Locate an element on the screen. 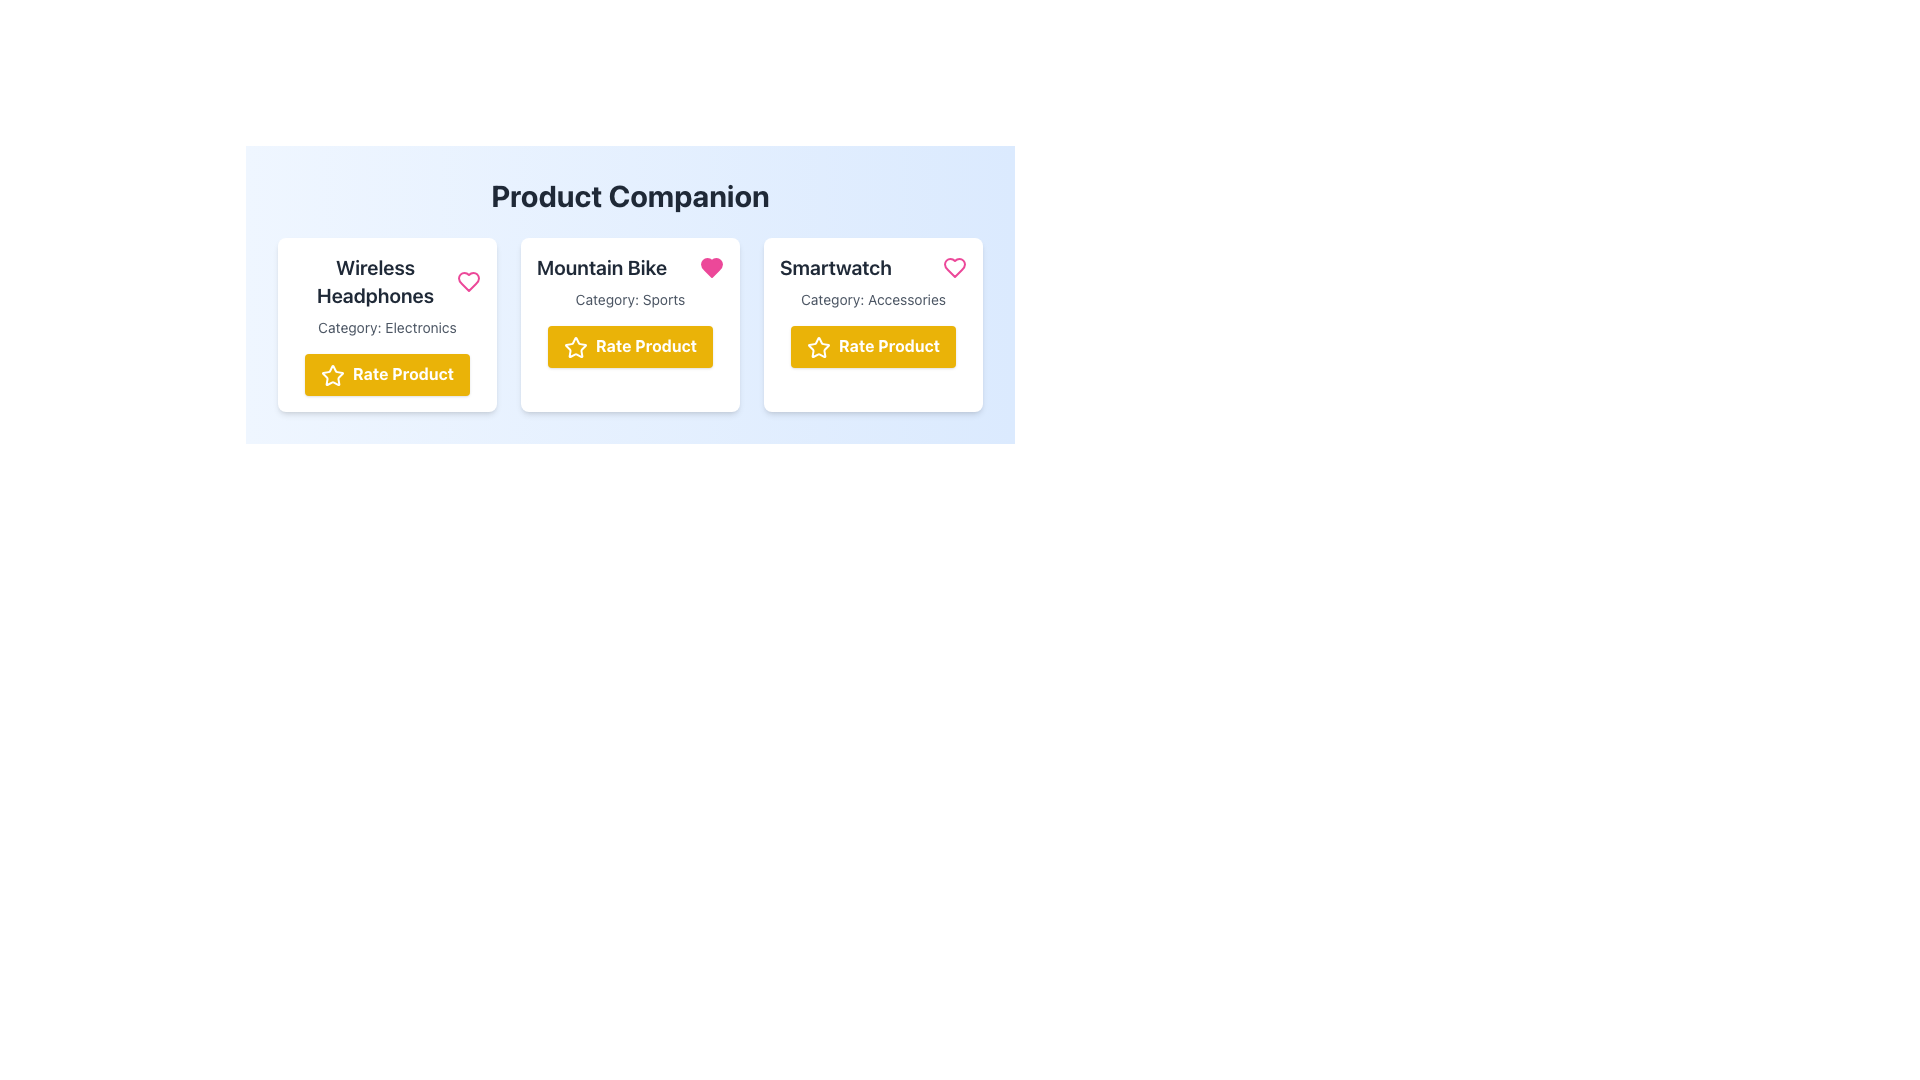  the star icon outlined in yellow, which is part of the 'Rate Product' button located in the second card under 'Product Companion.' is located at coordinates (332, 375).